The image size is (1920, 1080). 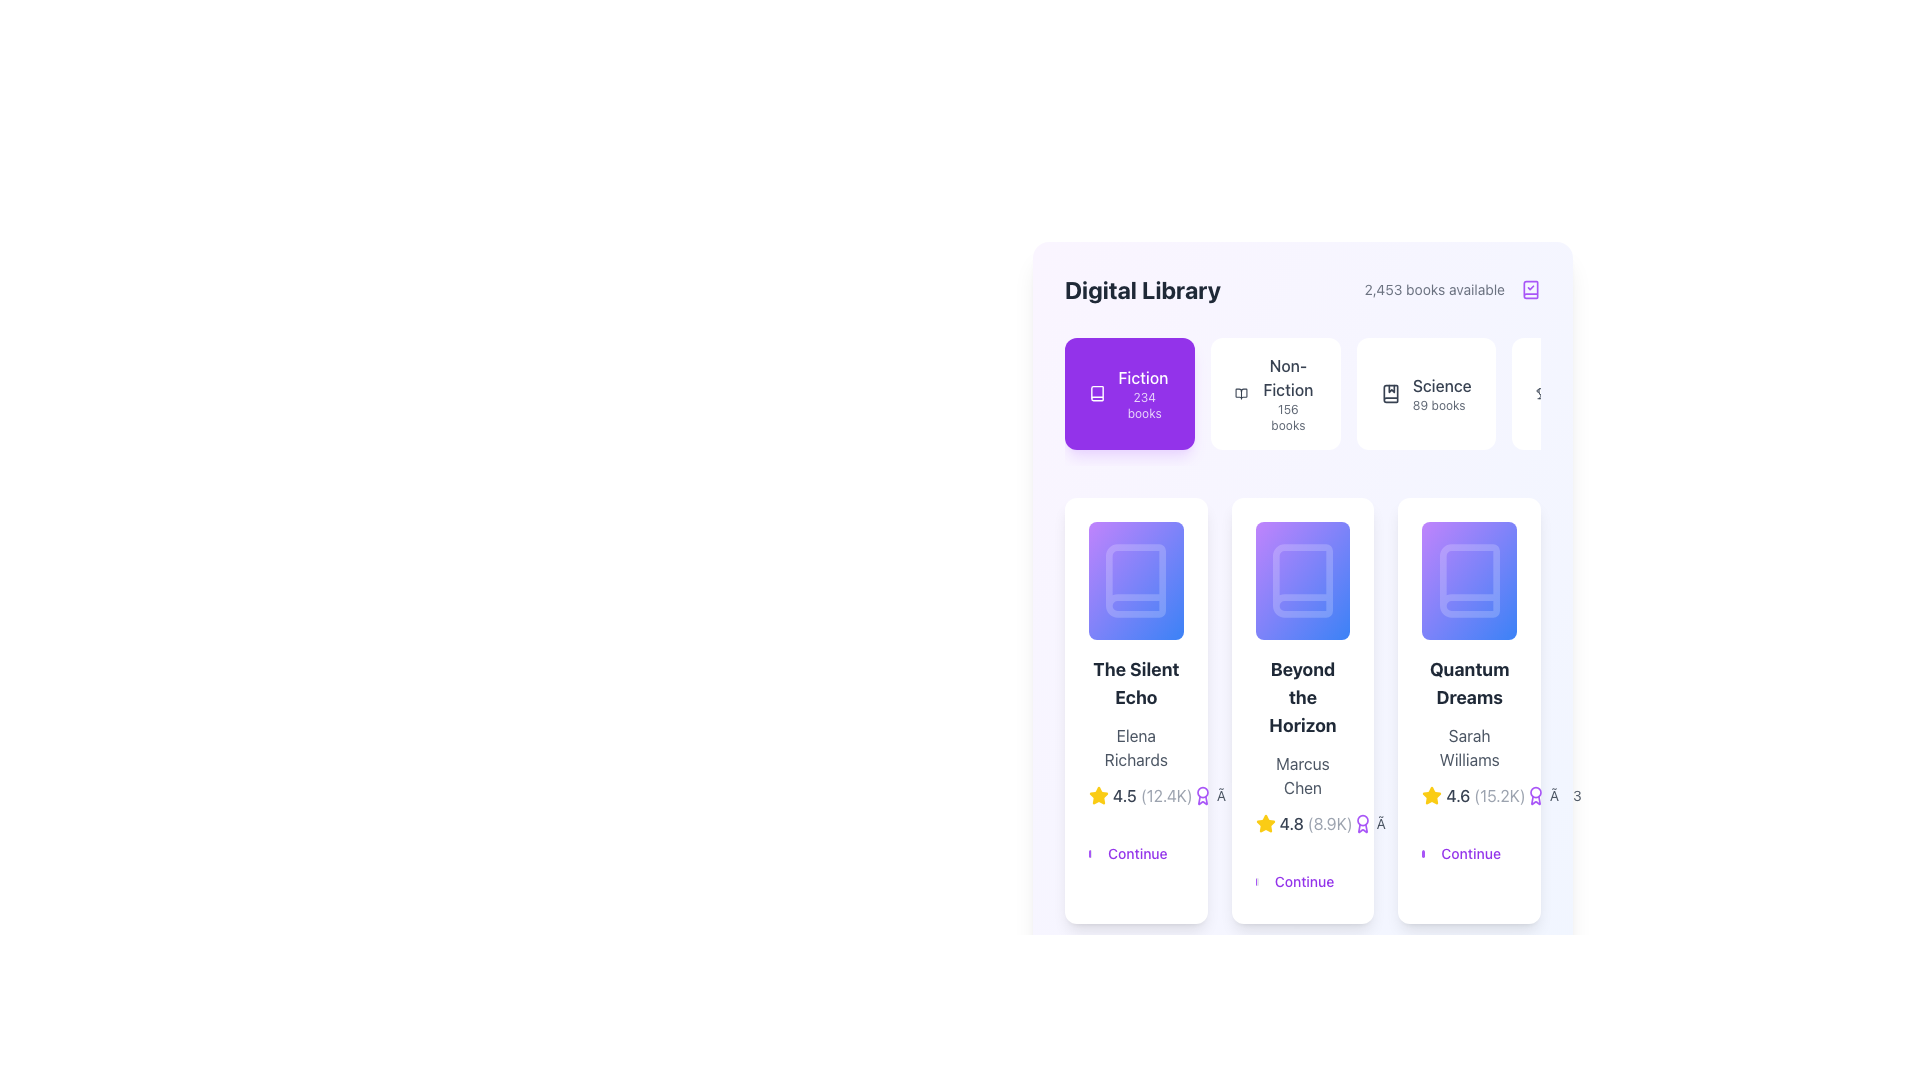 What do you see at coordinates (1471, 854) in the screenshot?
I see `the 'Continue' Interactive Text button located at the bottom right of the 'Quantum Dreams' content card` at bounding box center [1471, 854].